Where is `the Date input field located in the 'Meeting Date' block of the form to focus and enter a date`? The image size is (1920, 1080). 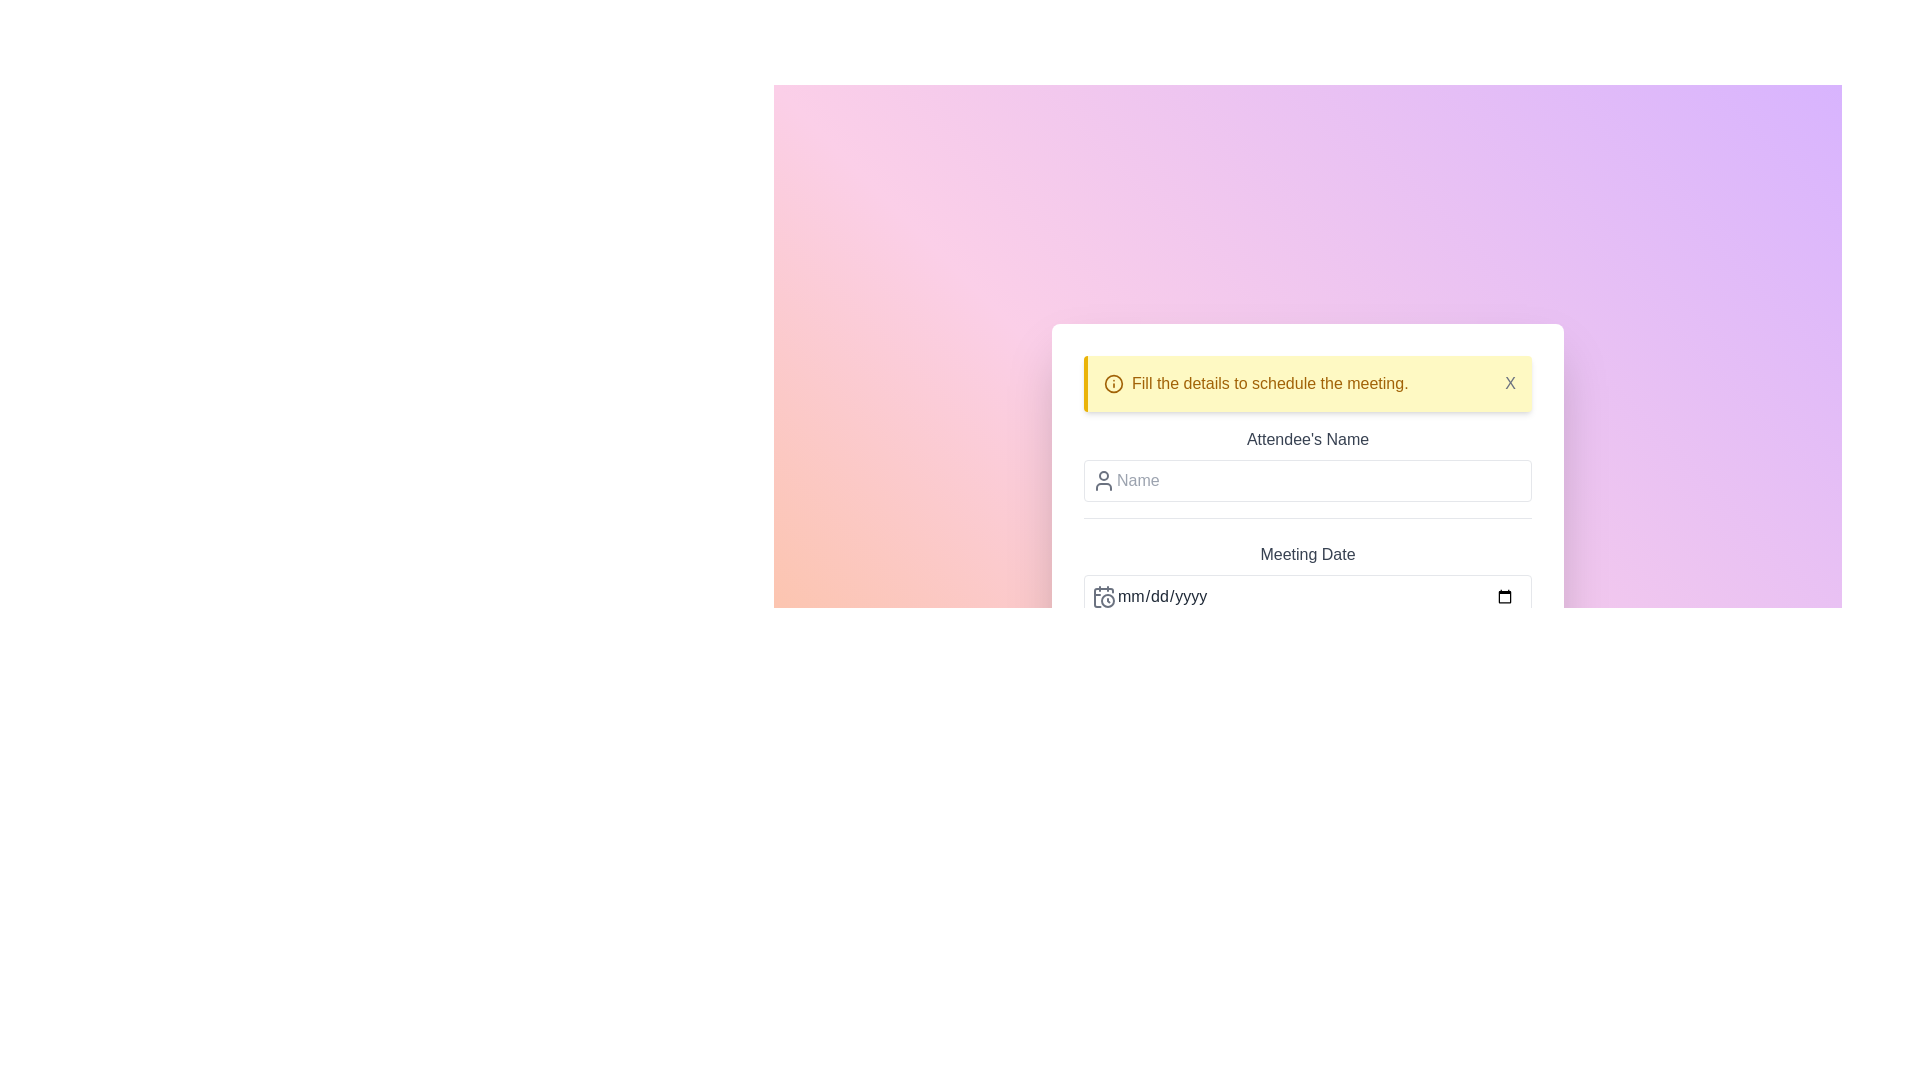
the Date input field located in the 'Meeting Date' block of the form to focus and enter a date is located at coordinates (1308, 596).